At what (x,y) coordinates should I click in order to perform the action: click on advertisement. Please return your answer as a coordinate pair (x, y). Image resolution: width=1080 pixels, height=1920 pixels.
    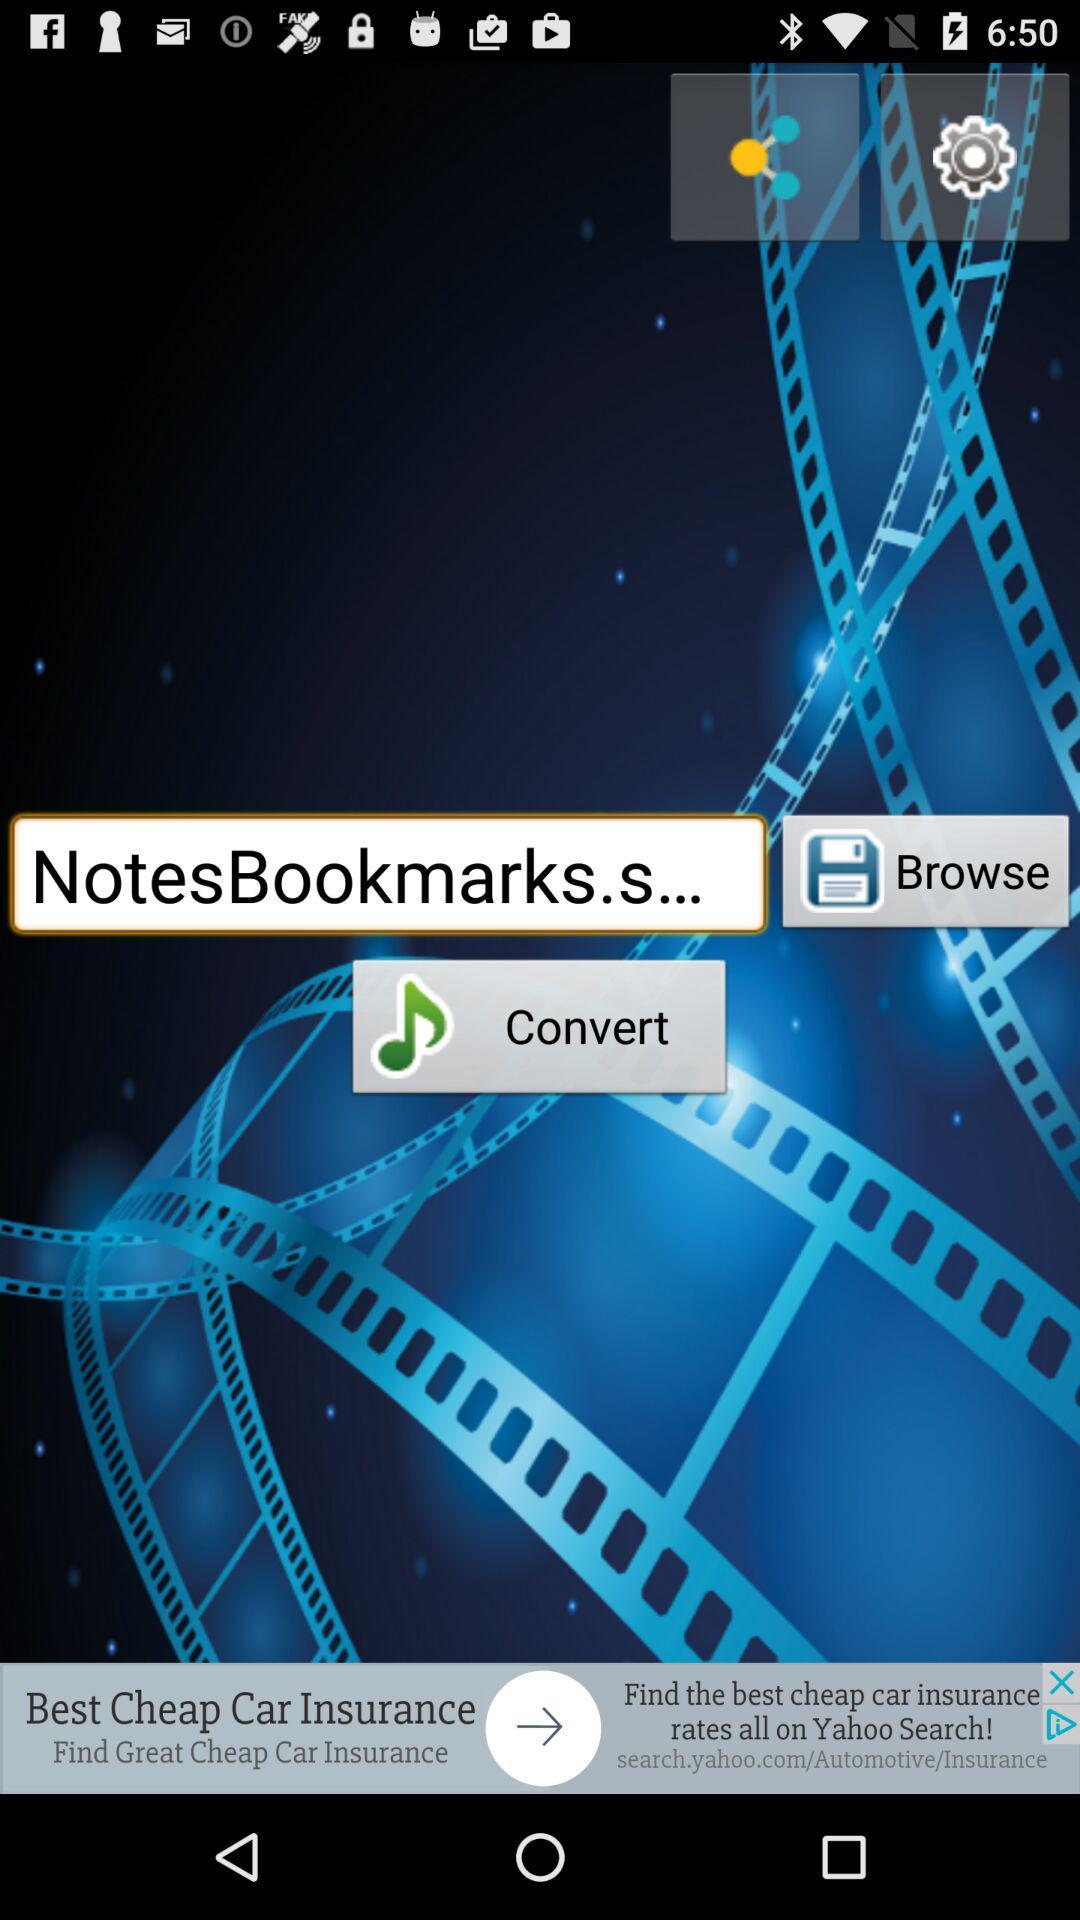
    Looking at the image, I should click on (540, 1727).